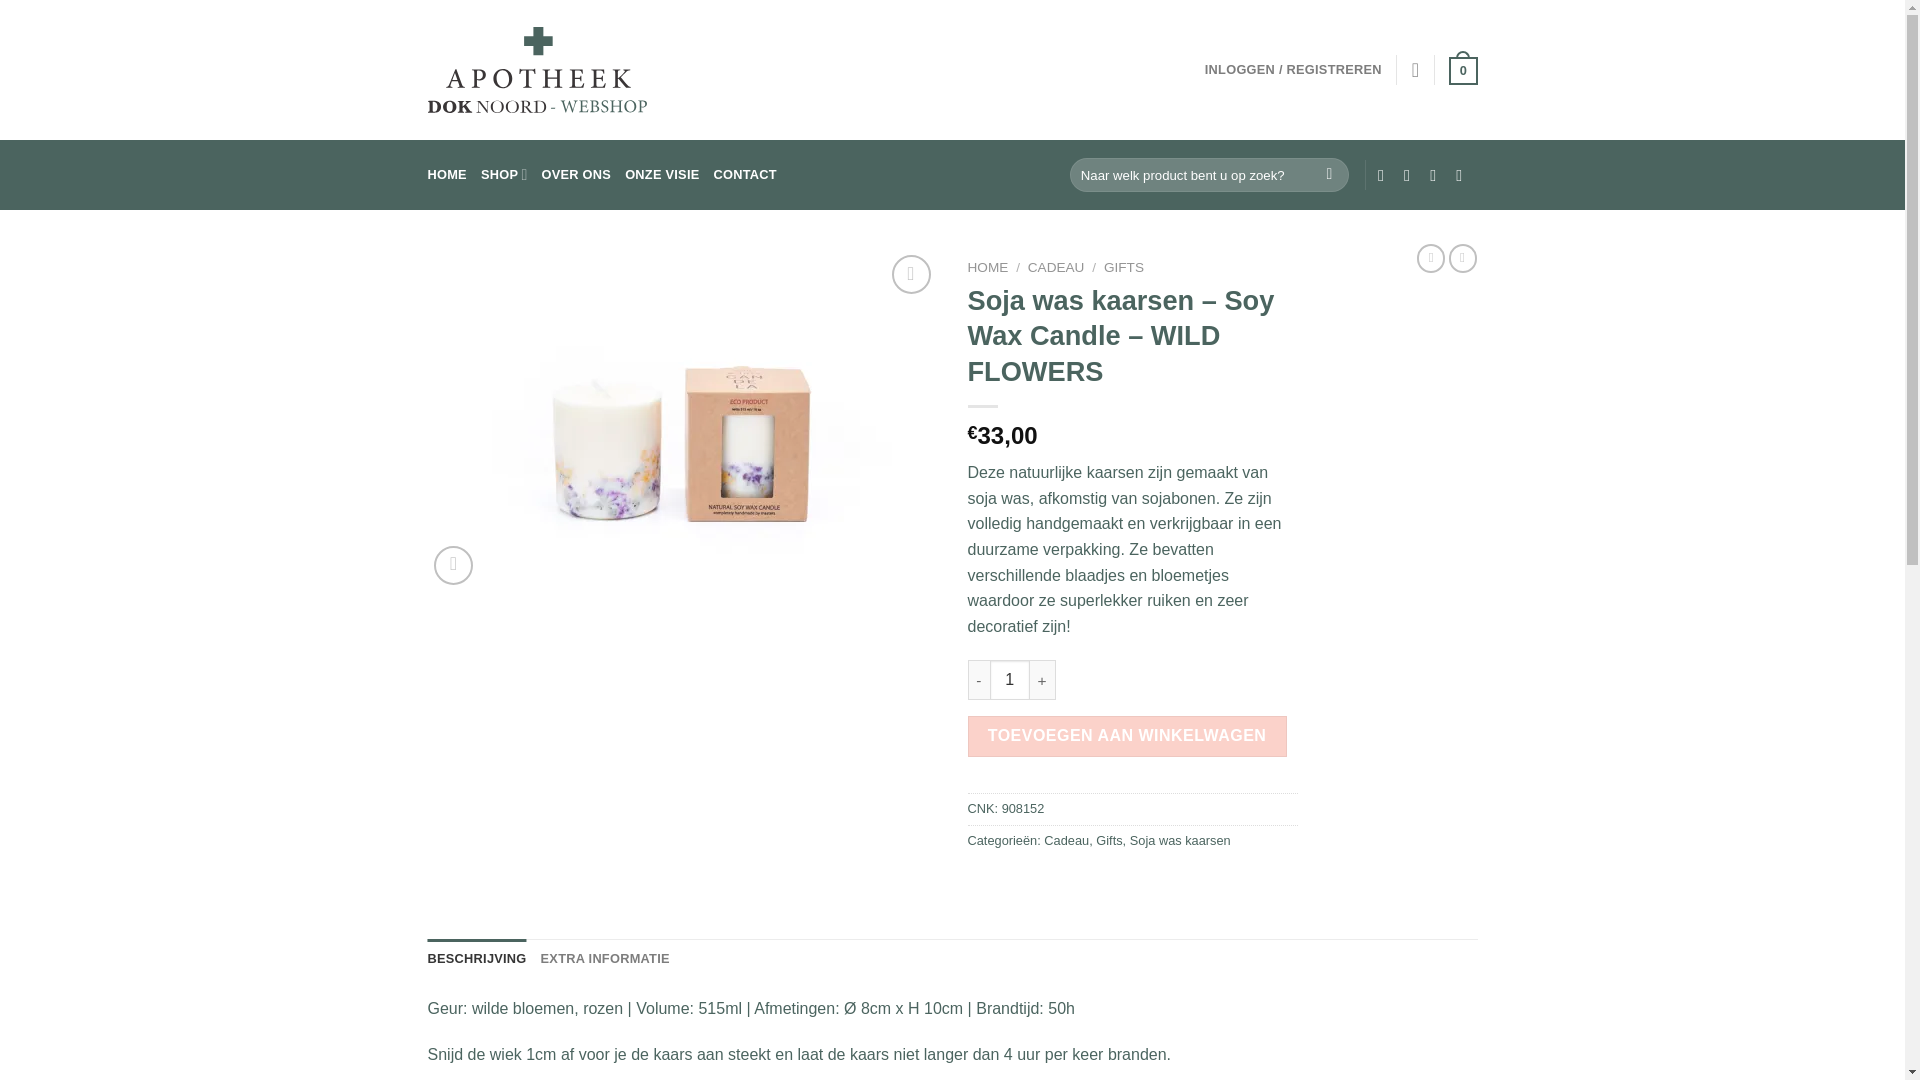 Image resolution: width=1920 pixels, height=1080 pixels. Describe the element at coordinates (744, 173) in the screenshot. I see `'CONTACT'` at that location.